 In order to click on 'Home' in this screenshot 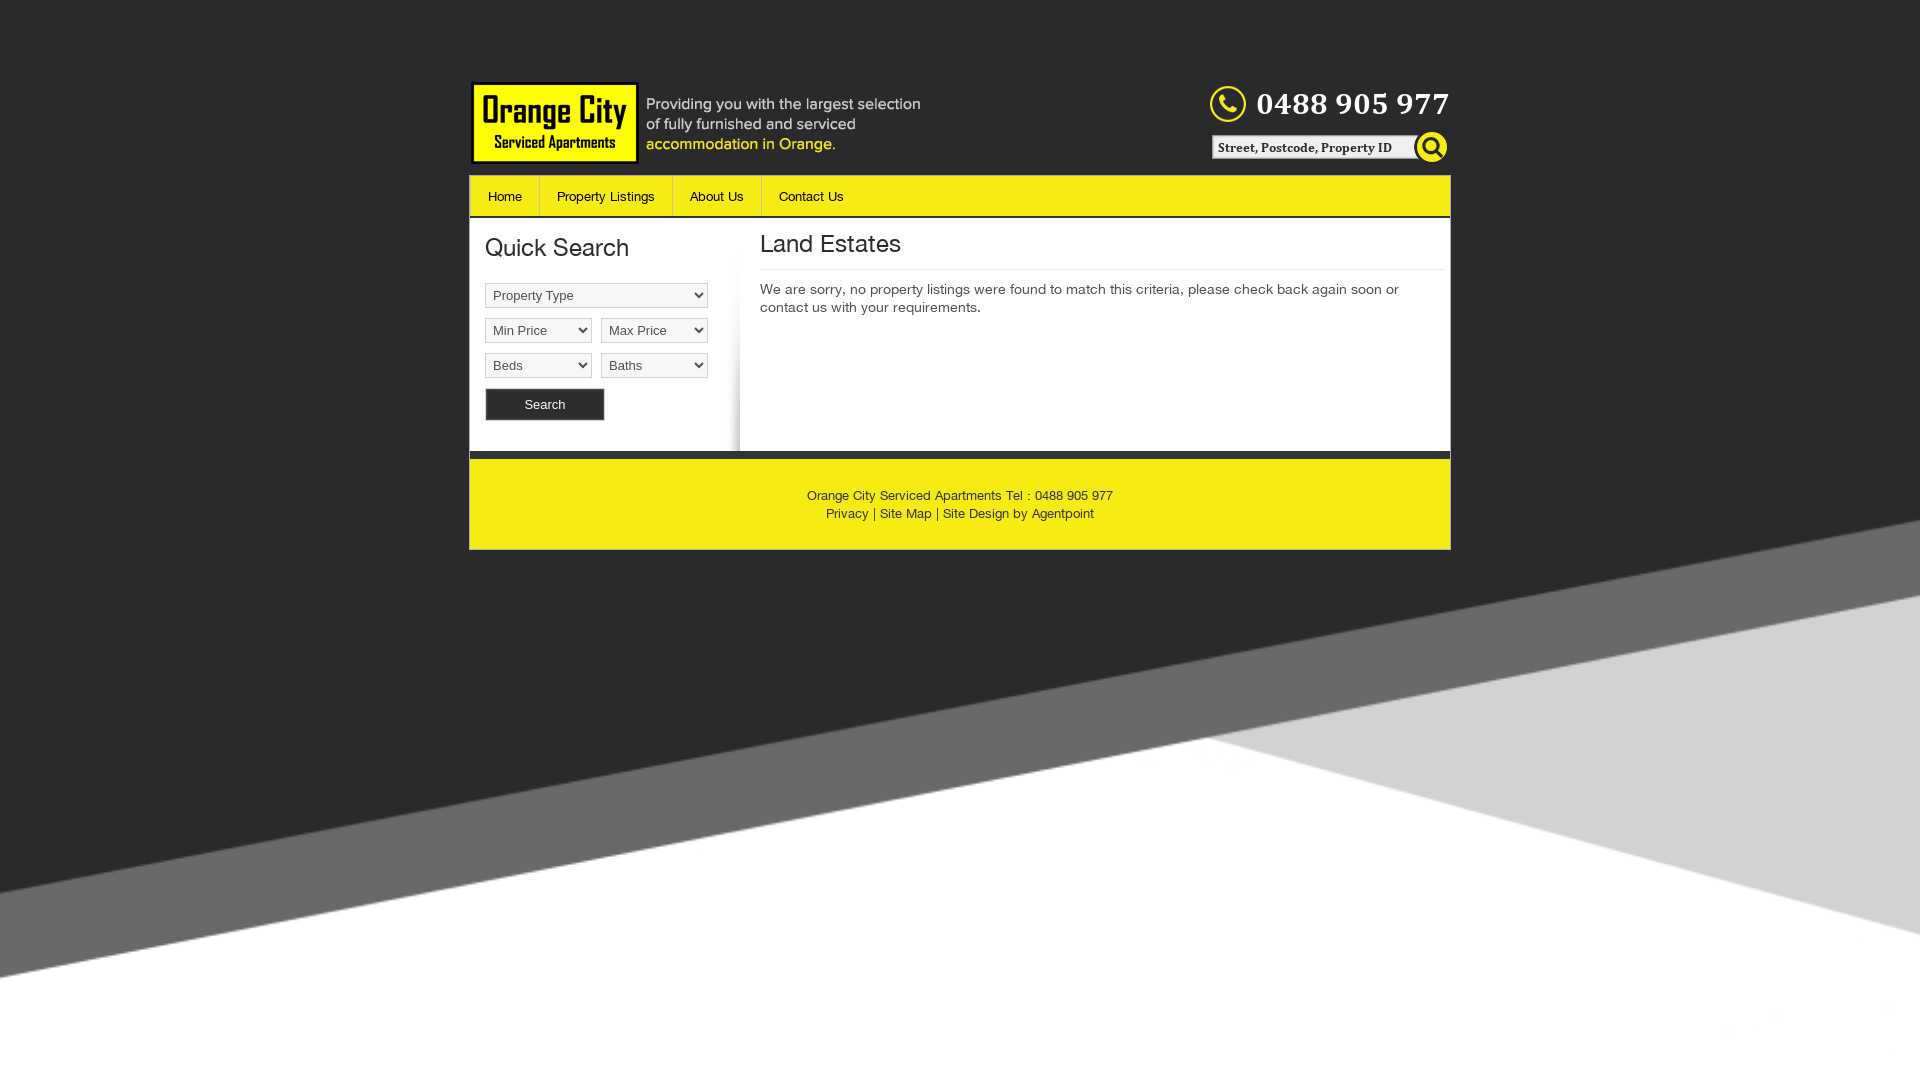, I will do `click(504, 196)`.